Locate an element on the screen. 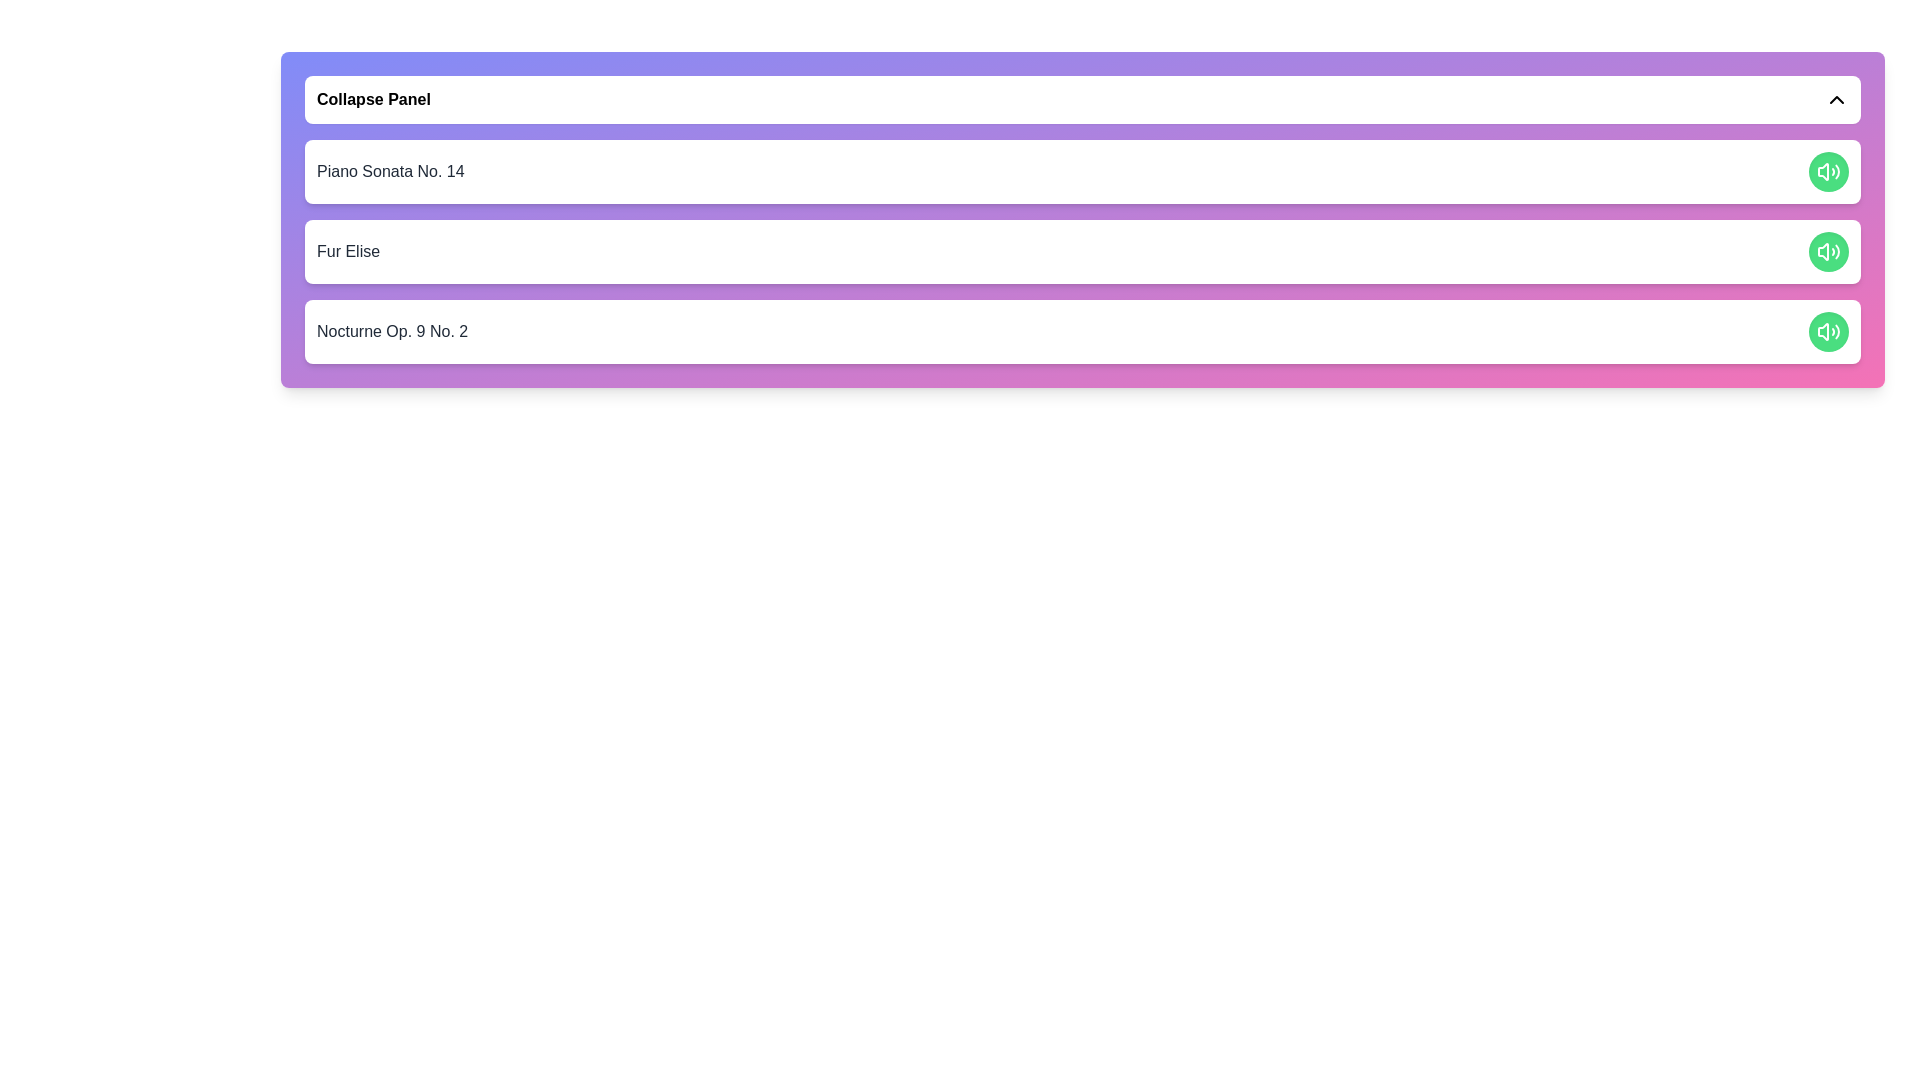  button to toggle the panel's expanded/collapsed state is located at coordinates (1082, 100).